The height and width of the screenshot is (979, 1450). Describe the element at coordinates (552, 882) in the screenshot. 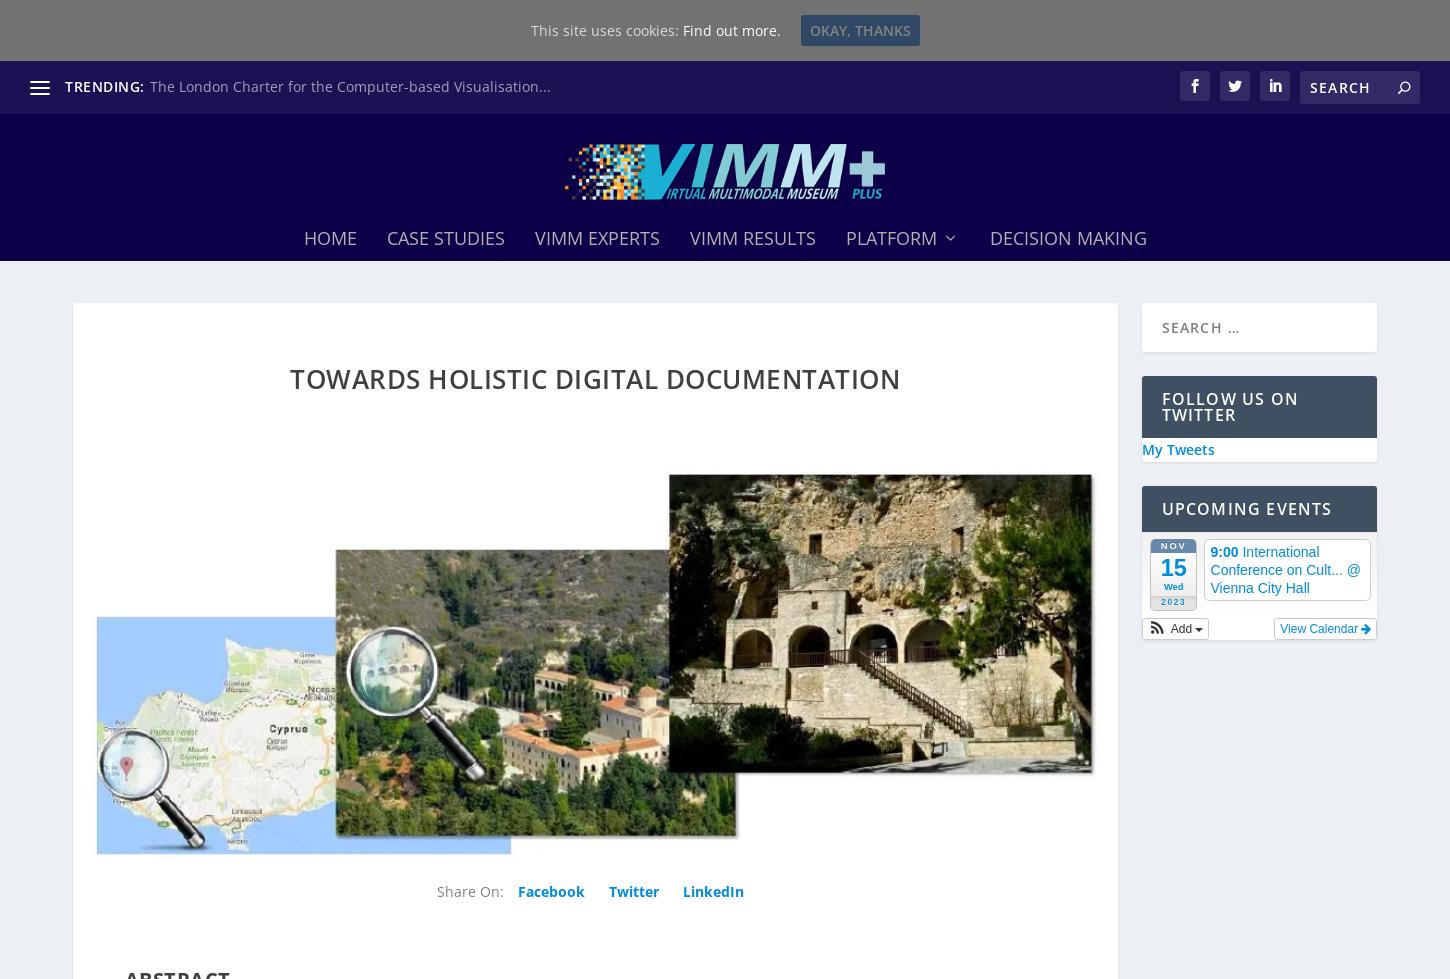

I see `'Facebook'` at that location.